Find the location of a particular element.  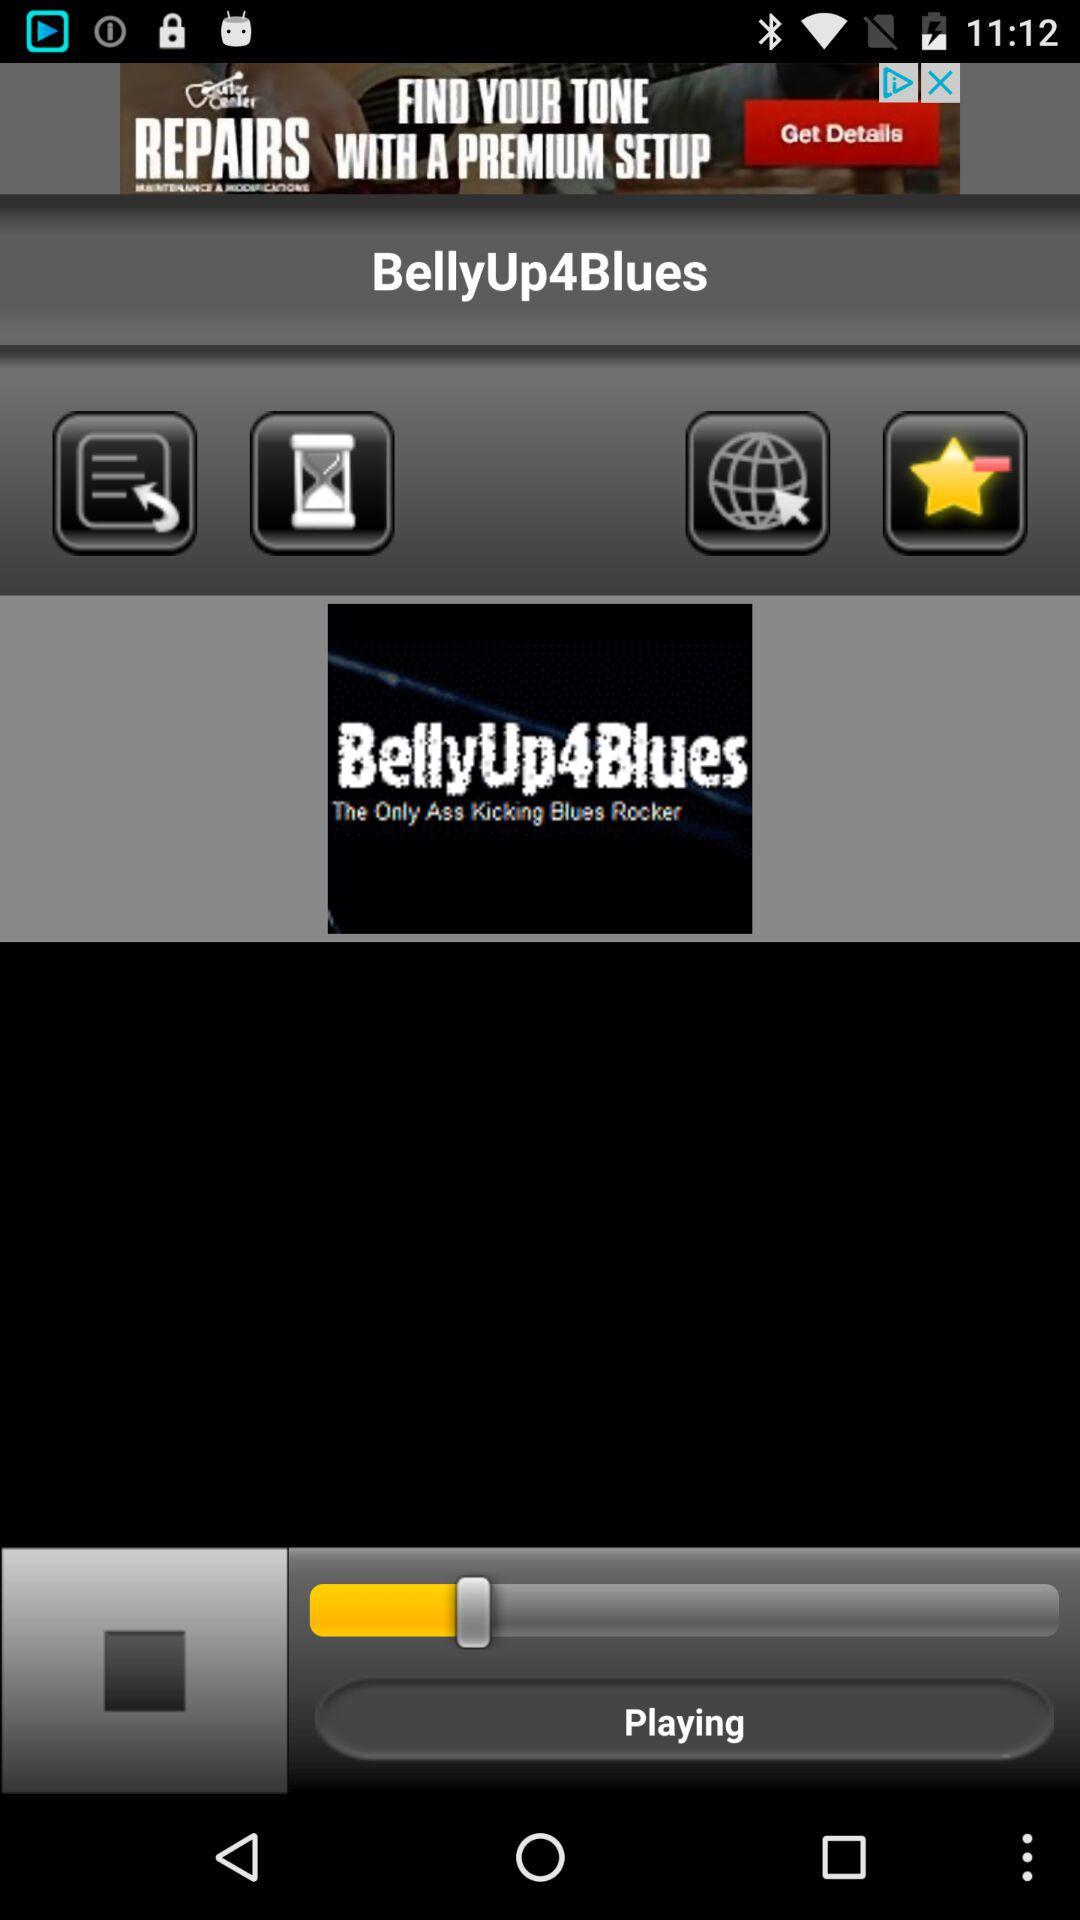

the star icon is located at coordinates (954, 517).